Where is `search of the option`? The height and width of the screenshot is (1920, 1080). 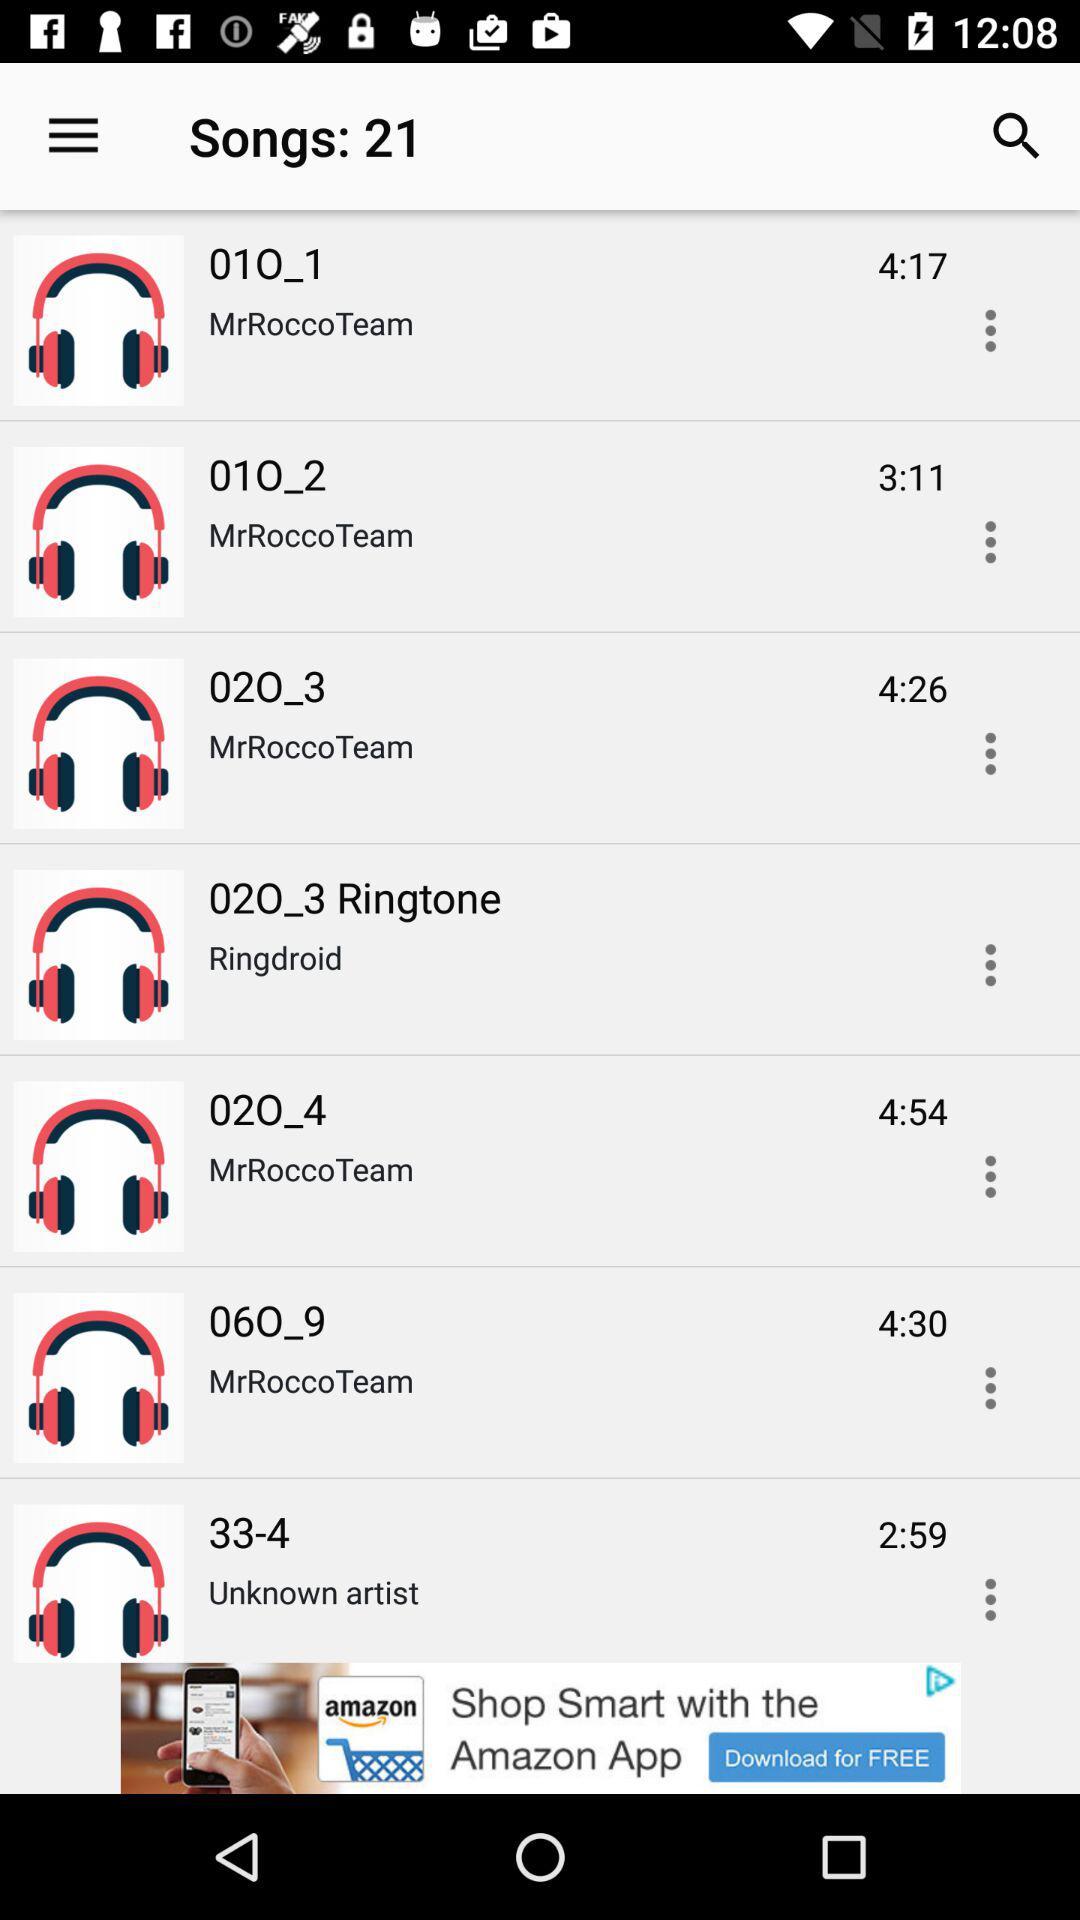
search of the option is located at coordinates (990, 542).